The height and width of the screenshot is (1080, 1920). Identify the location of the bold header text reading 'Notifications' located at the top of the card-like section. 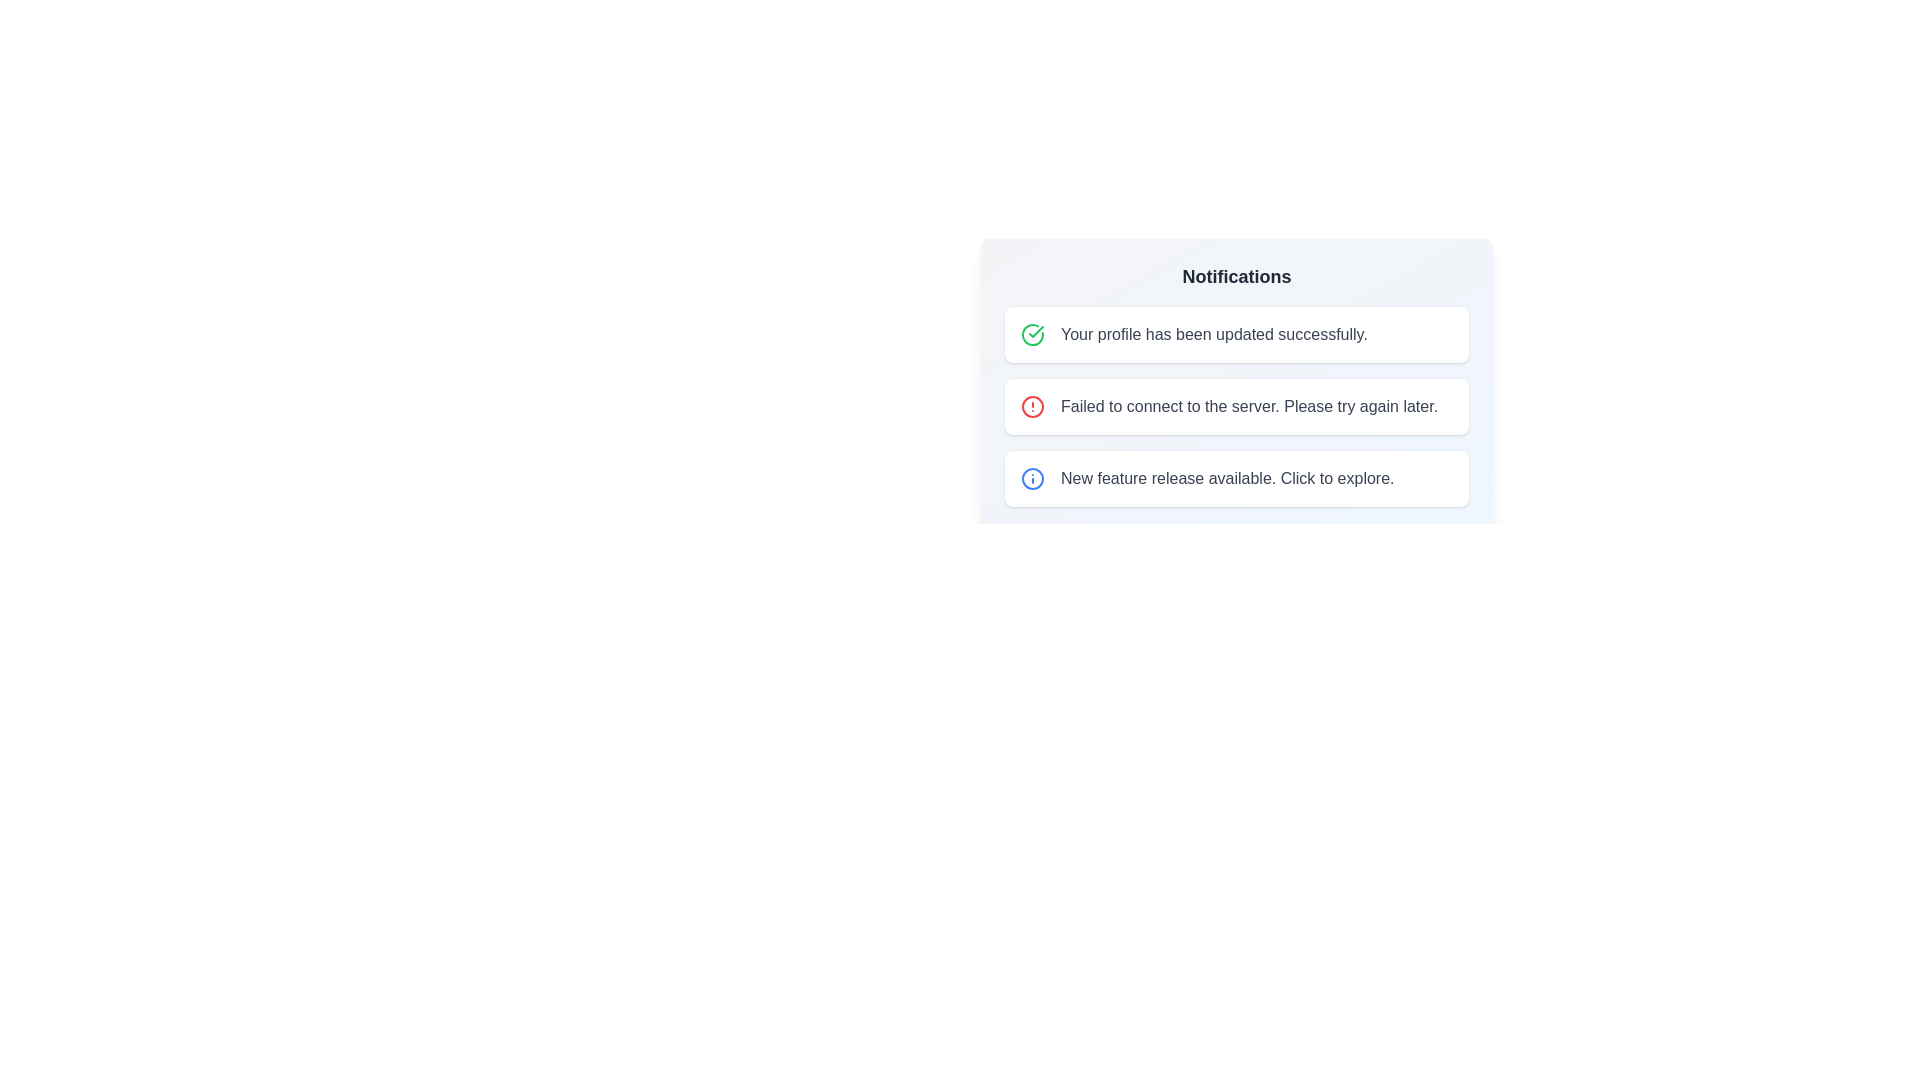
(1236, 277).